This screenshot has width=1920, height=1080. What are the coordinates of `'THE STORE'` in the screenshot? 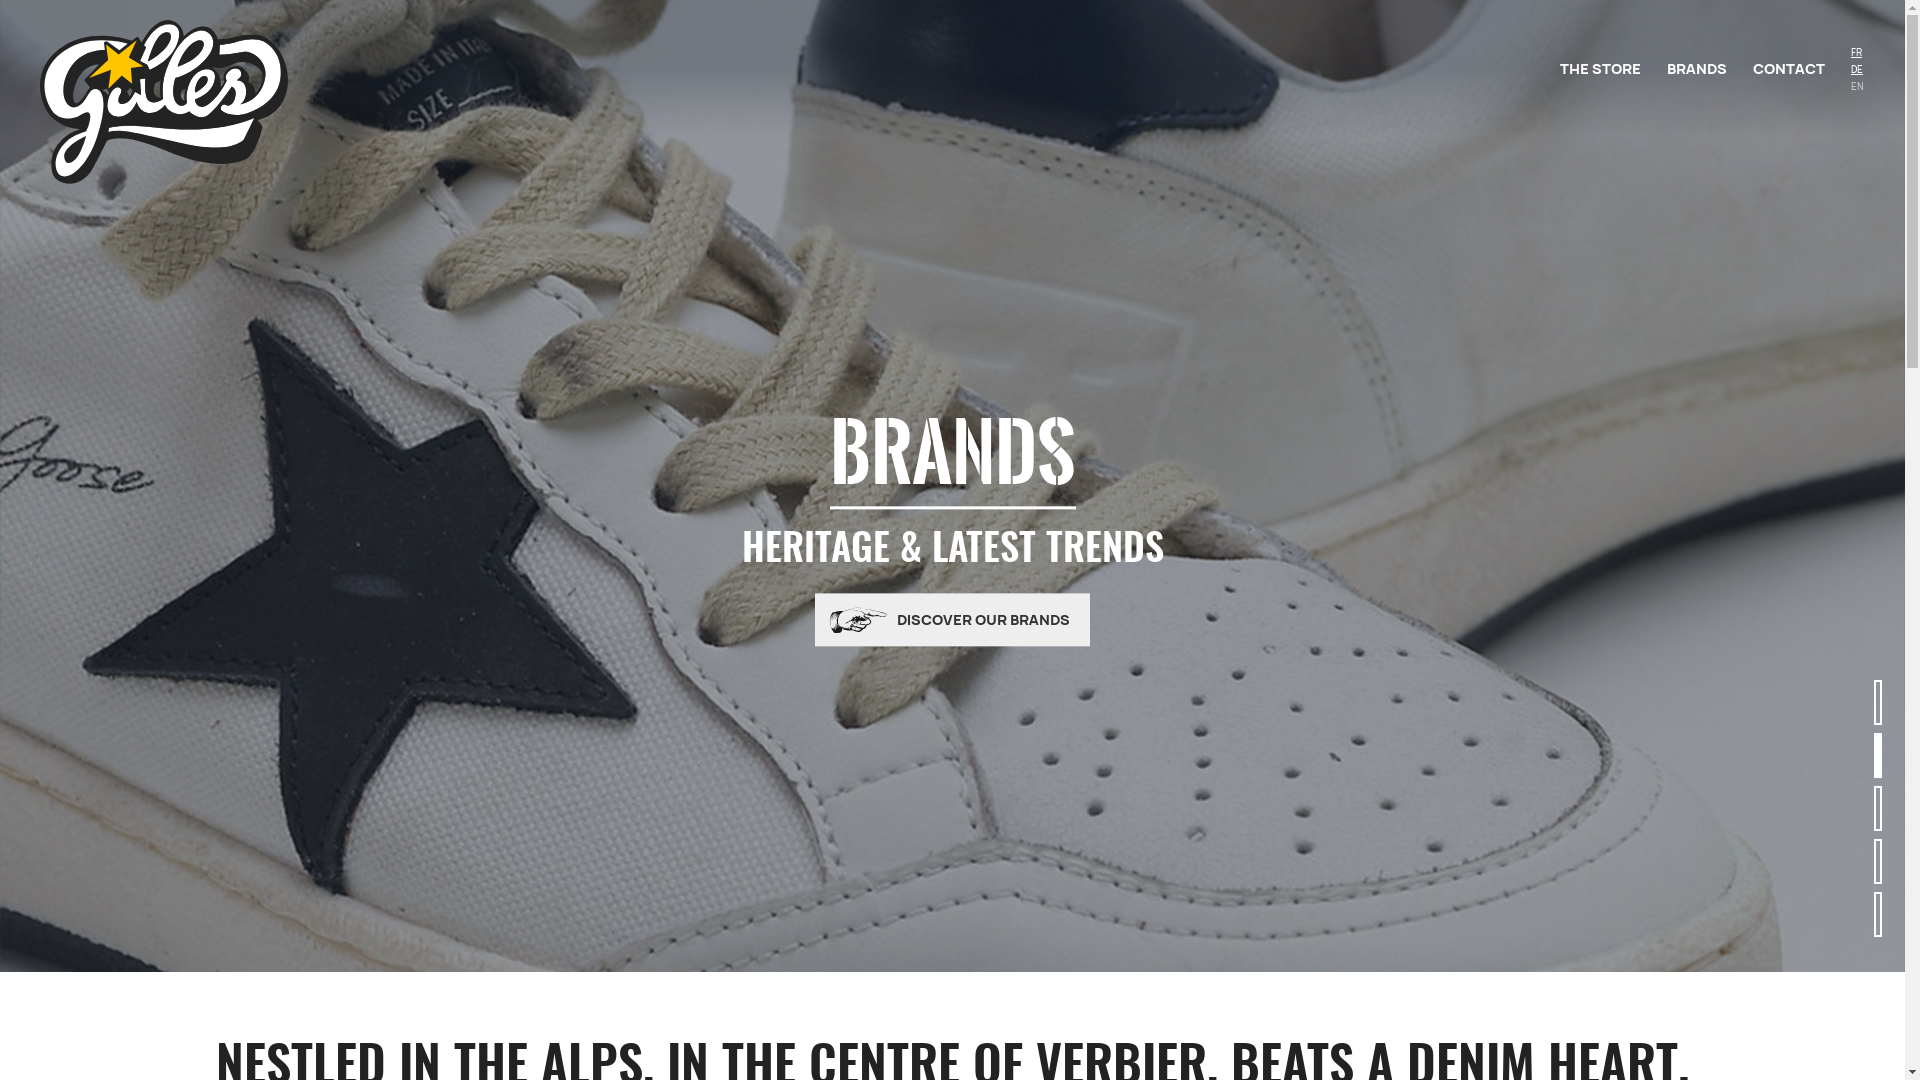 It's located at (1600, 68).